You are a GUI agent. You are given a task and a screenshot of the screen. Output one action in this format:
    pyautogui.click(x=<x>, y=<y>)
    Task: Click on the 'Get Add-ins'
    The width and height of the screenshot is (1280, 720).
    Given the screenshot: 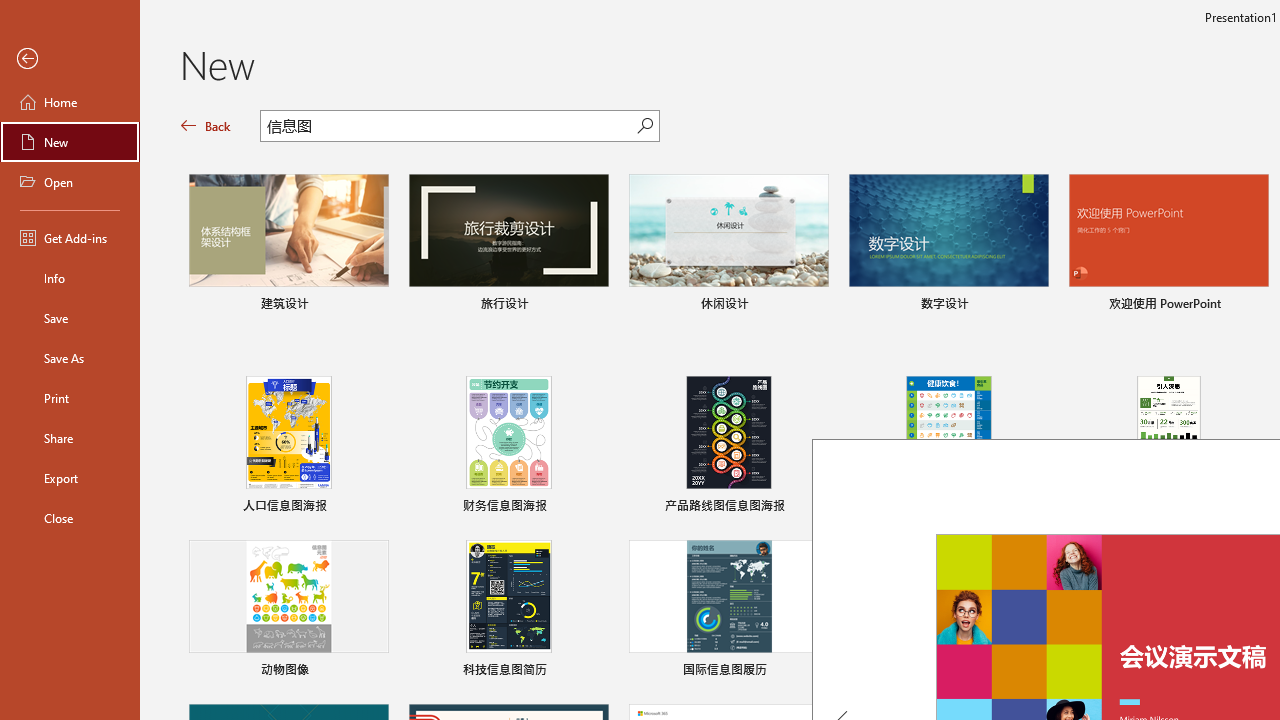 What is the action you would take?
    pyautogui.click(x=69, y=236)
    